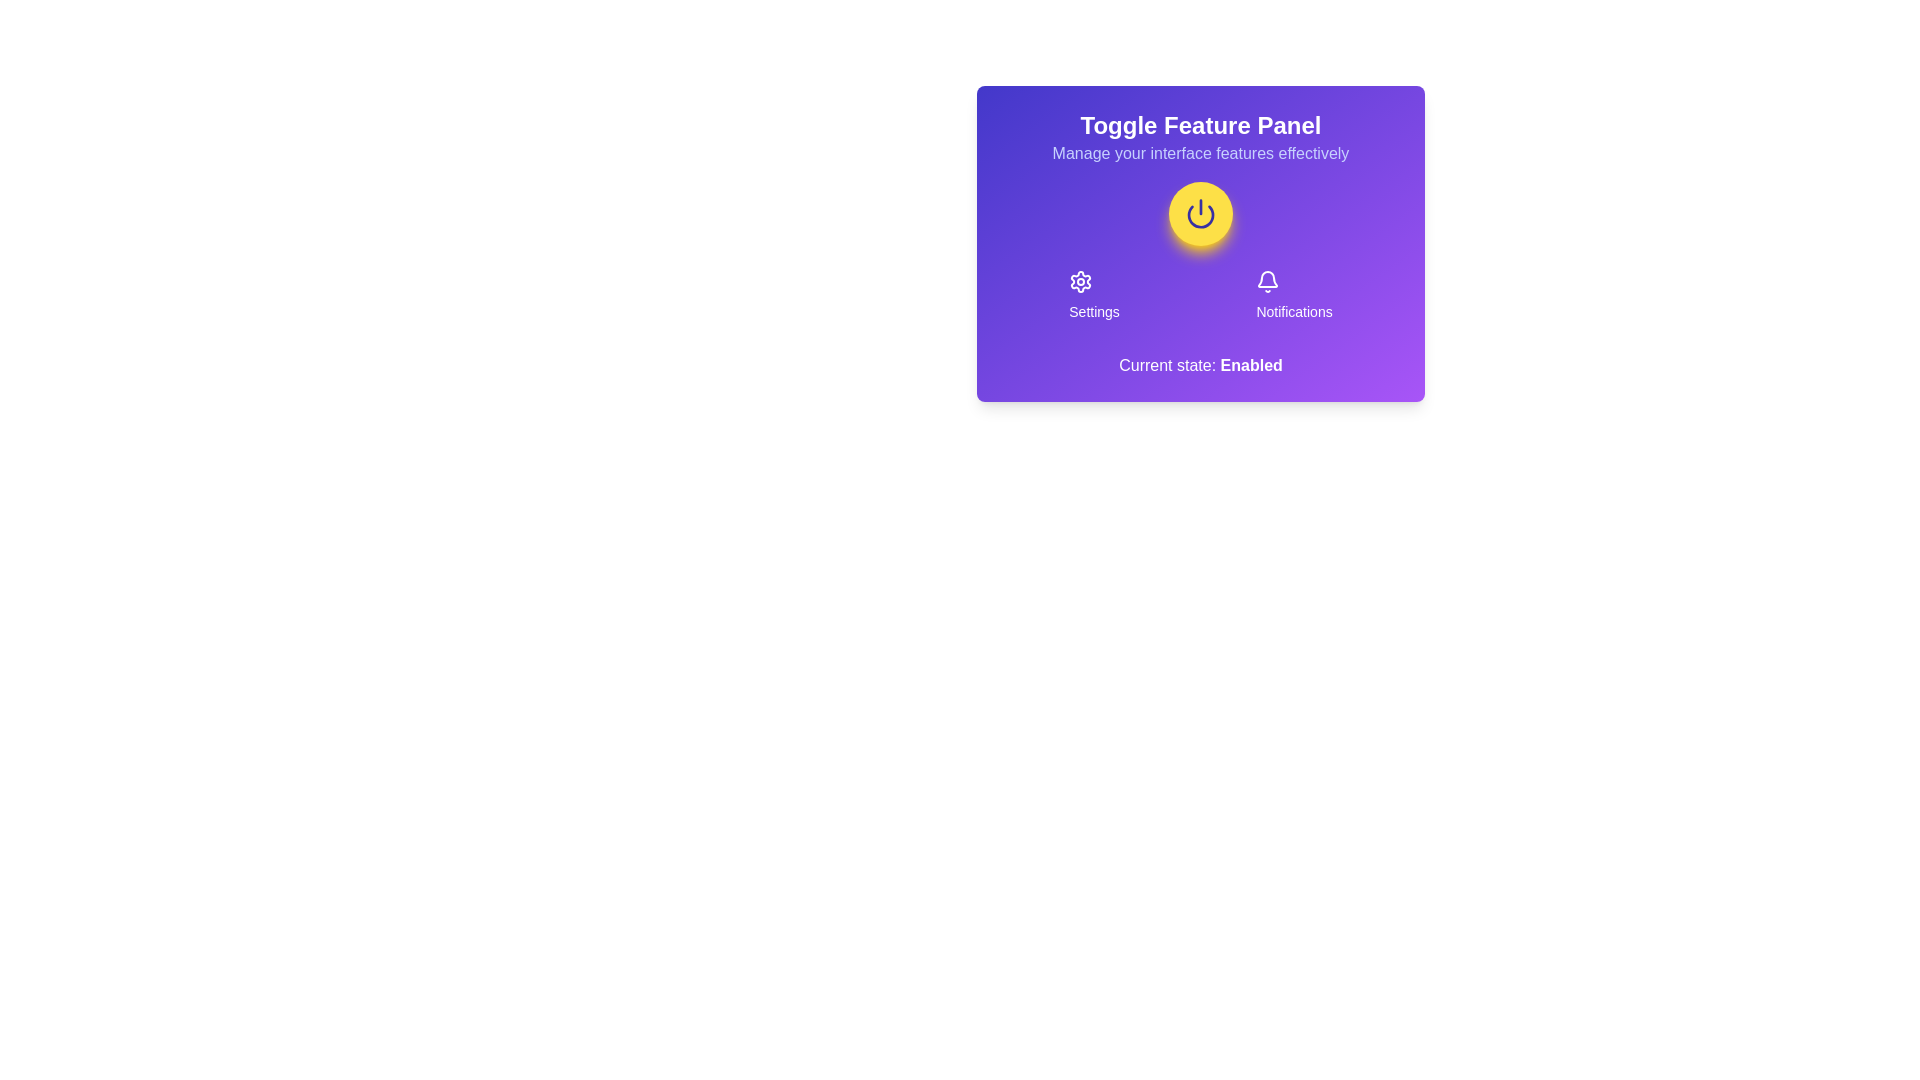  I want to click on the button with a power symbol located in the center of the 'Toggle Feature Panel', so click(1200, 213).